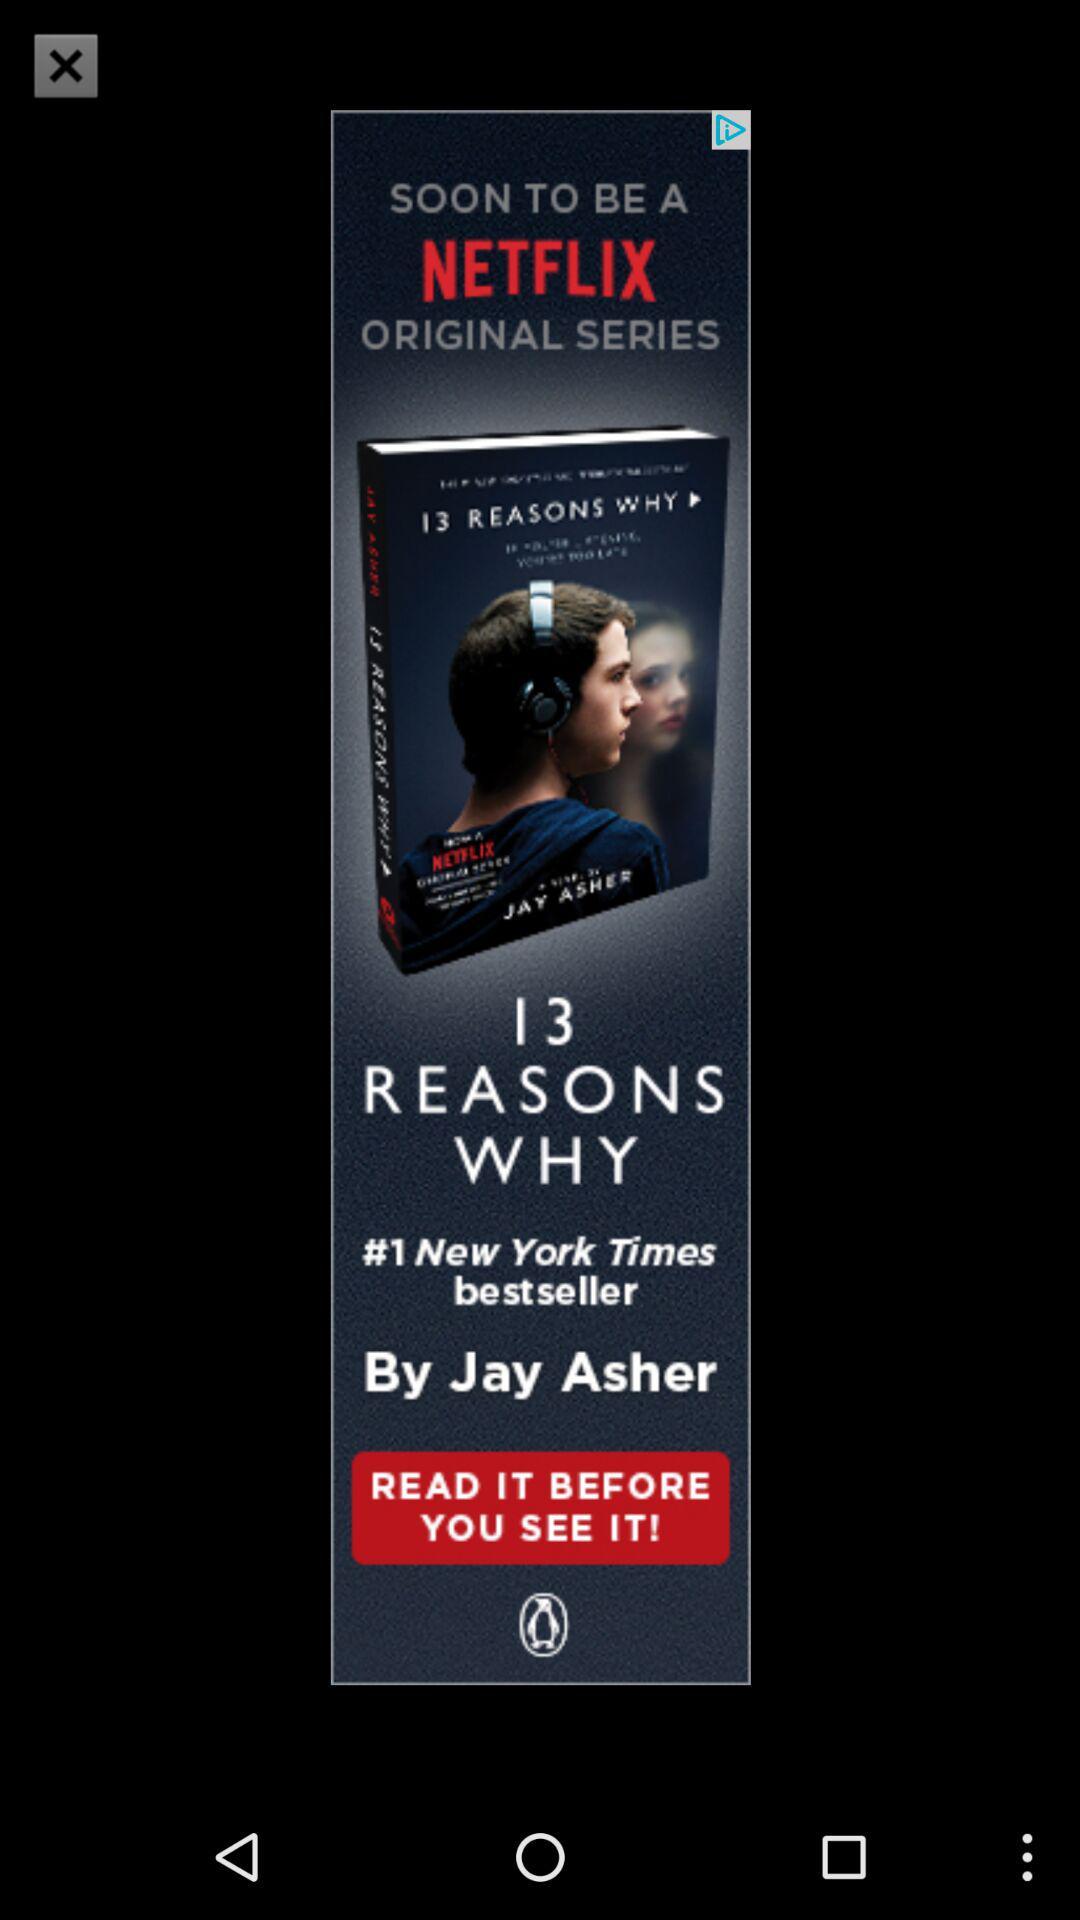 This screenshot has width=1080, height=1920. What do you see at coordinates (64, 70) in the screenshot?
I see `the close icon` at bounding box center [64, 70].